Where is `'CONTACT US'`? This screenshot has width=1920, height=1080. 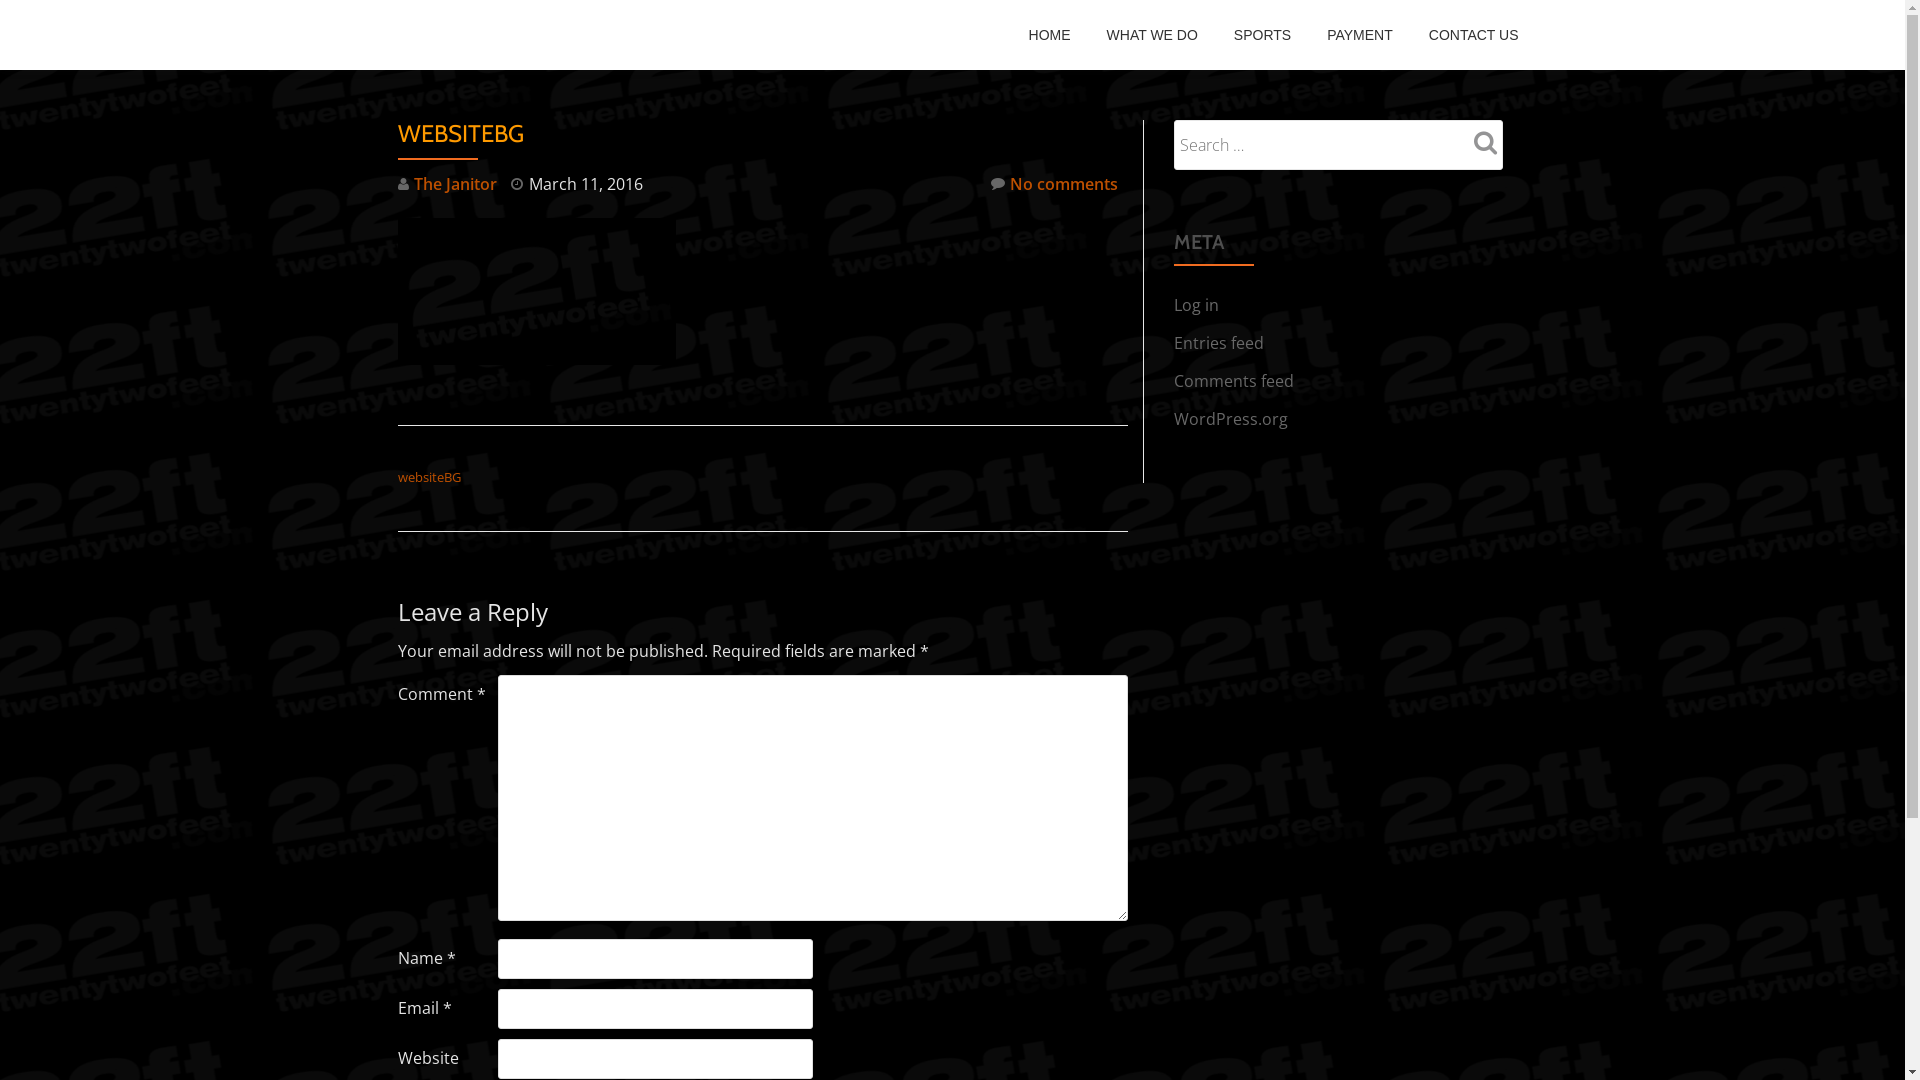 'CONTACT US' is located at coordinates (1473, 34).